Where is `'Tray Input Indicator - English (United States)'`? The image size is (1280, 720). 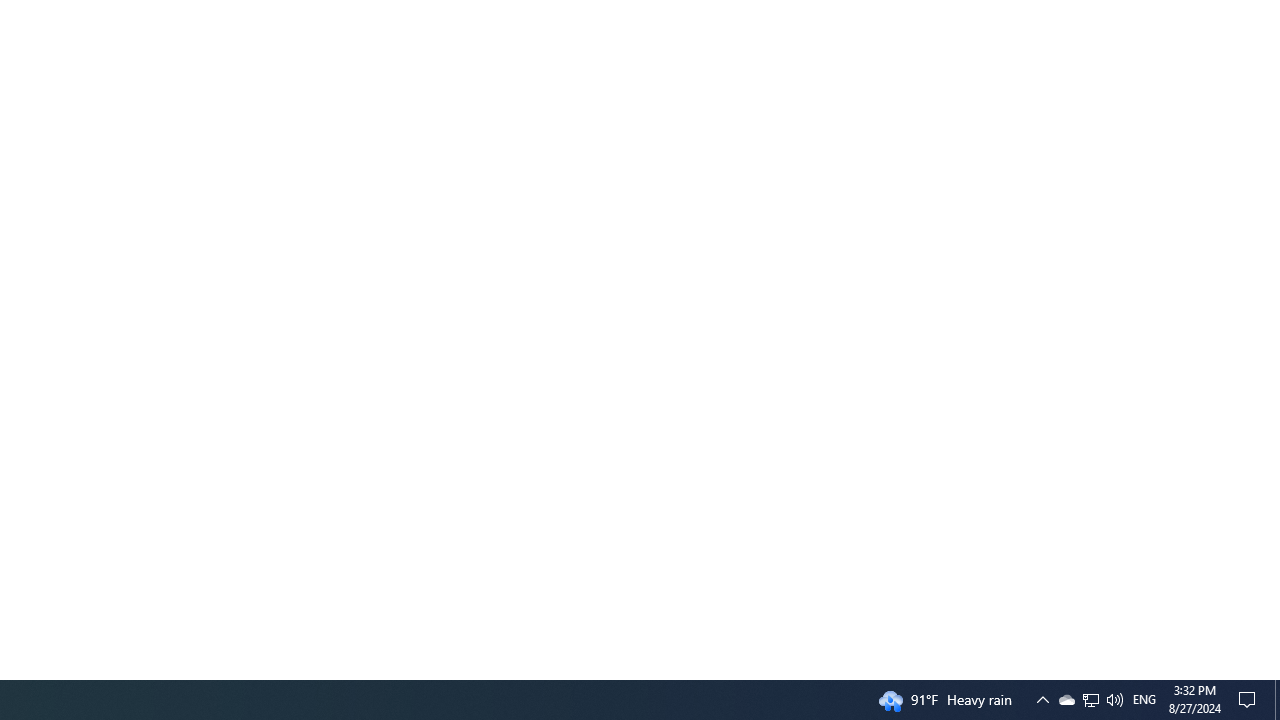 'Tray Input Indicator - English (United States)' is located at coordinates (1089, 698).